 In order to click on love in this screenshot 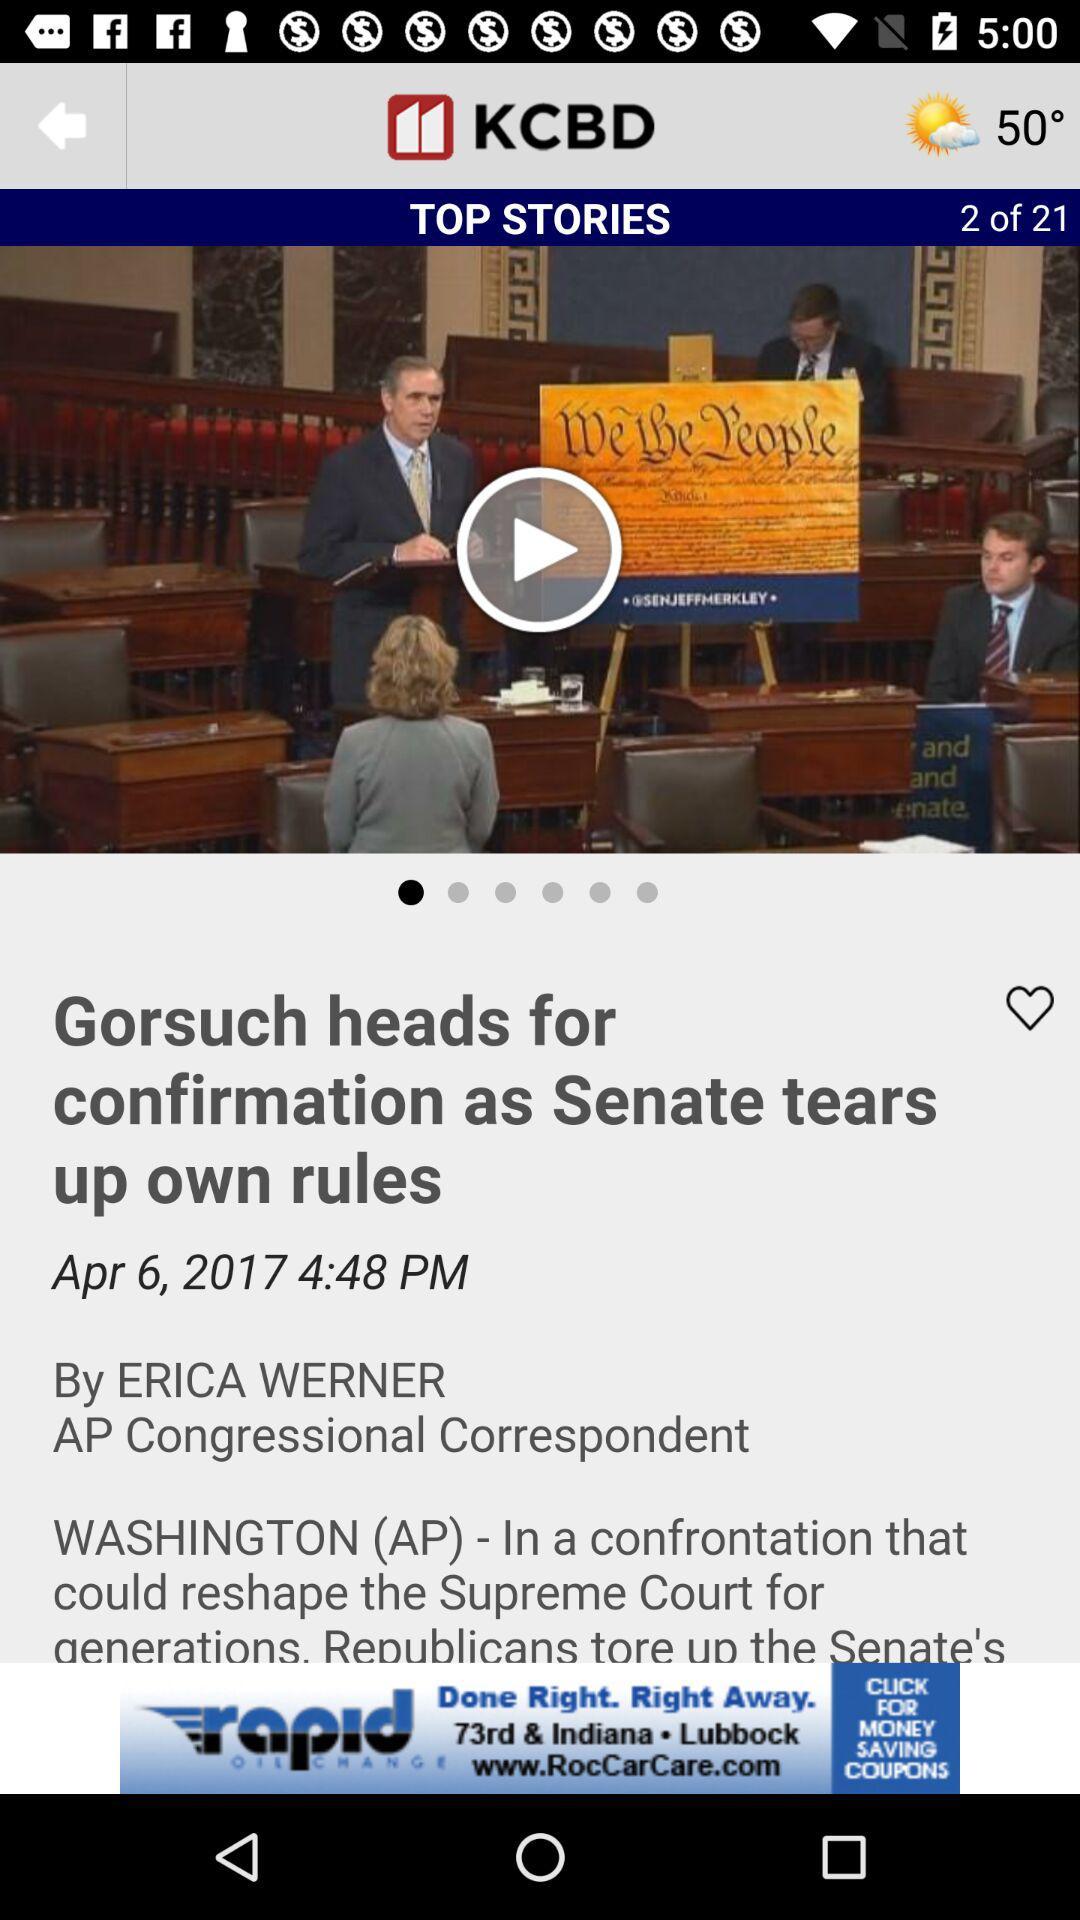, I will do `click(1017, 1008)`.